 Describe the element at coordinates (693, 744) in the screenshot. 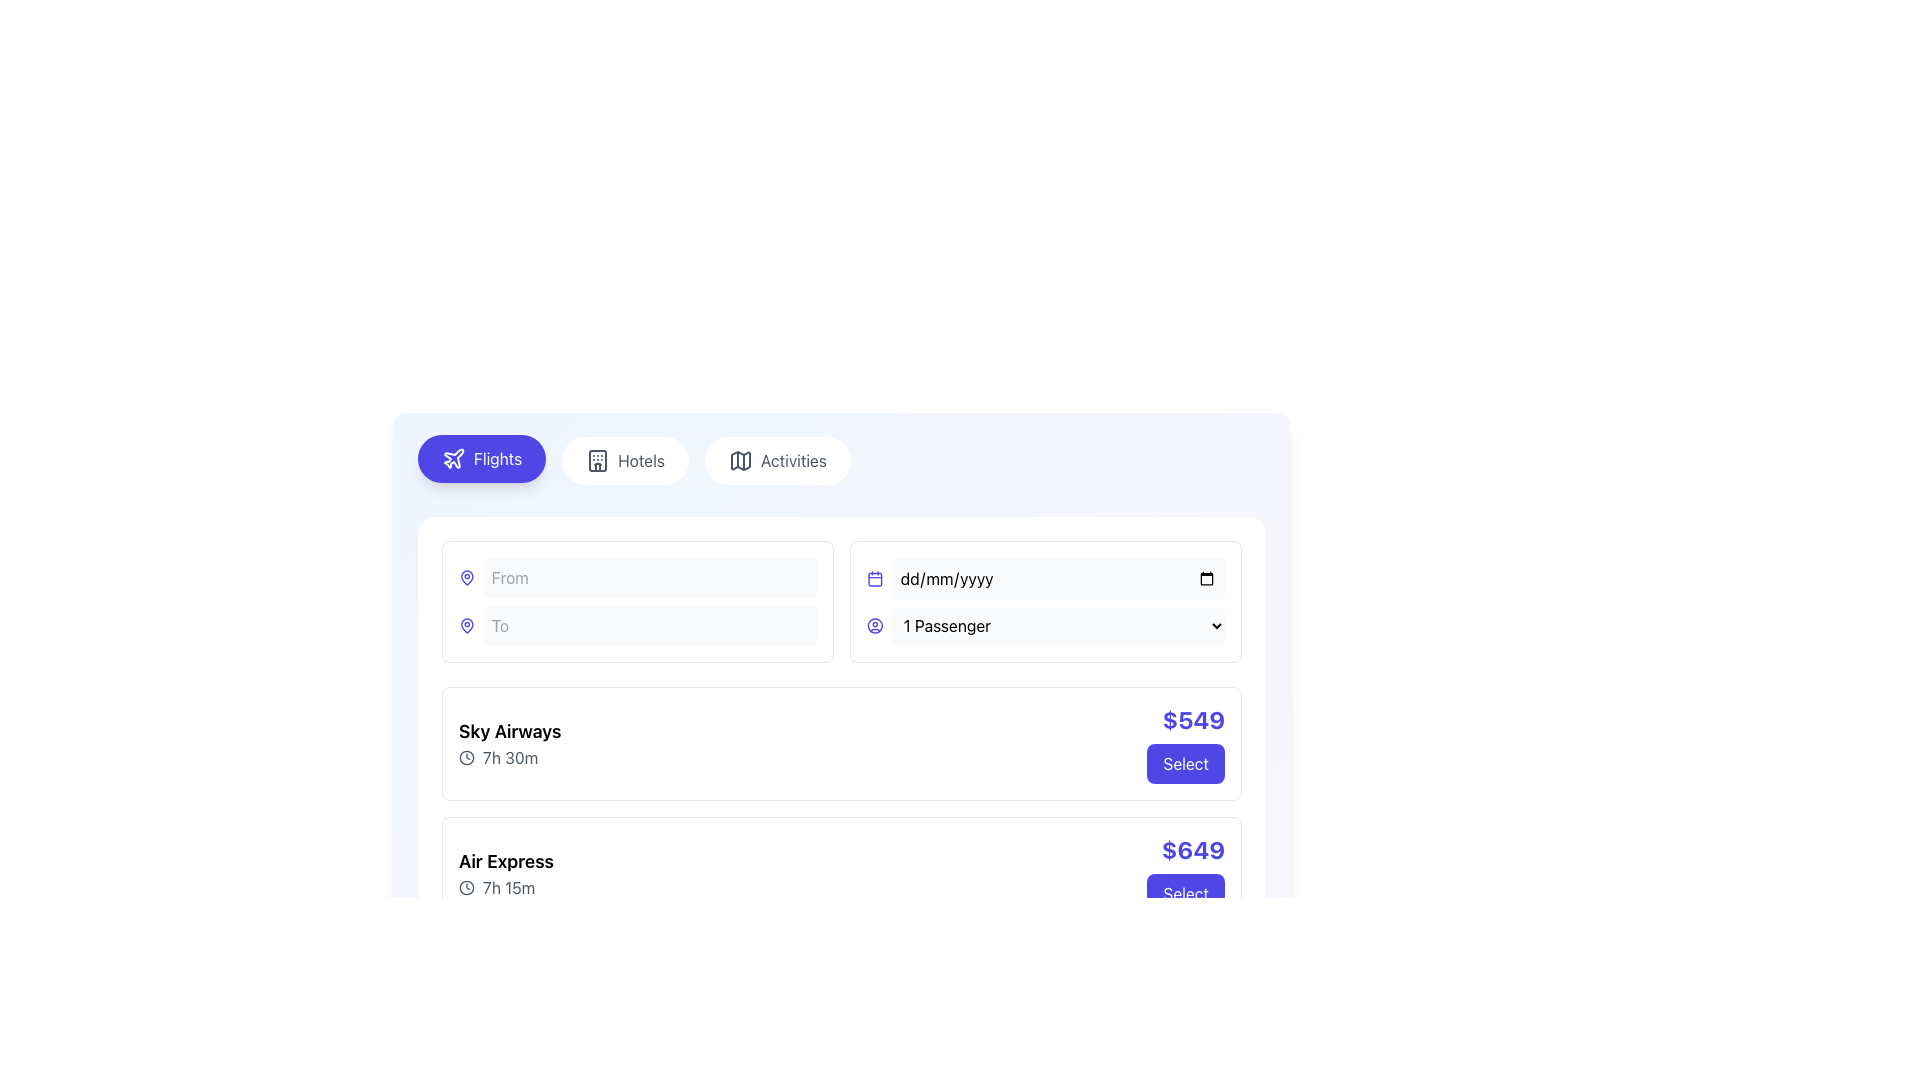

I see `the details of the Rating display component showing the value '4.6' with the star icon, positioned next to 'Sky Airways'` at that location.